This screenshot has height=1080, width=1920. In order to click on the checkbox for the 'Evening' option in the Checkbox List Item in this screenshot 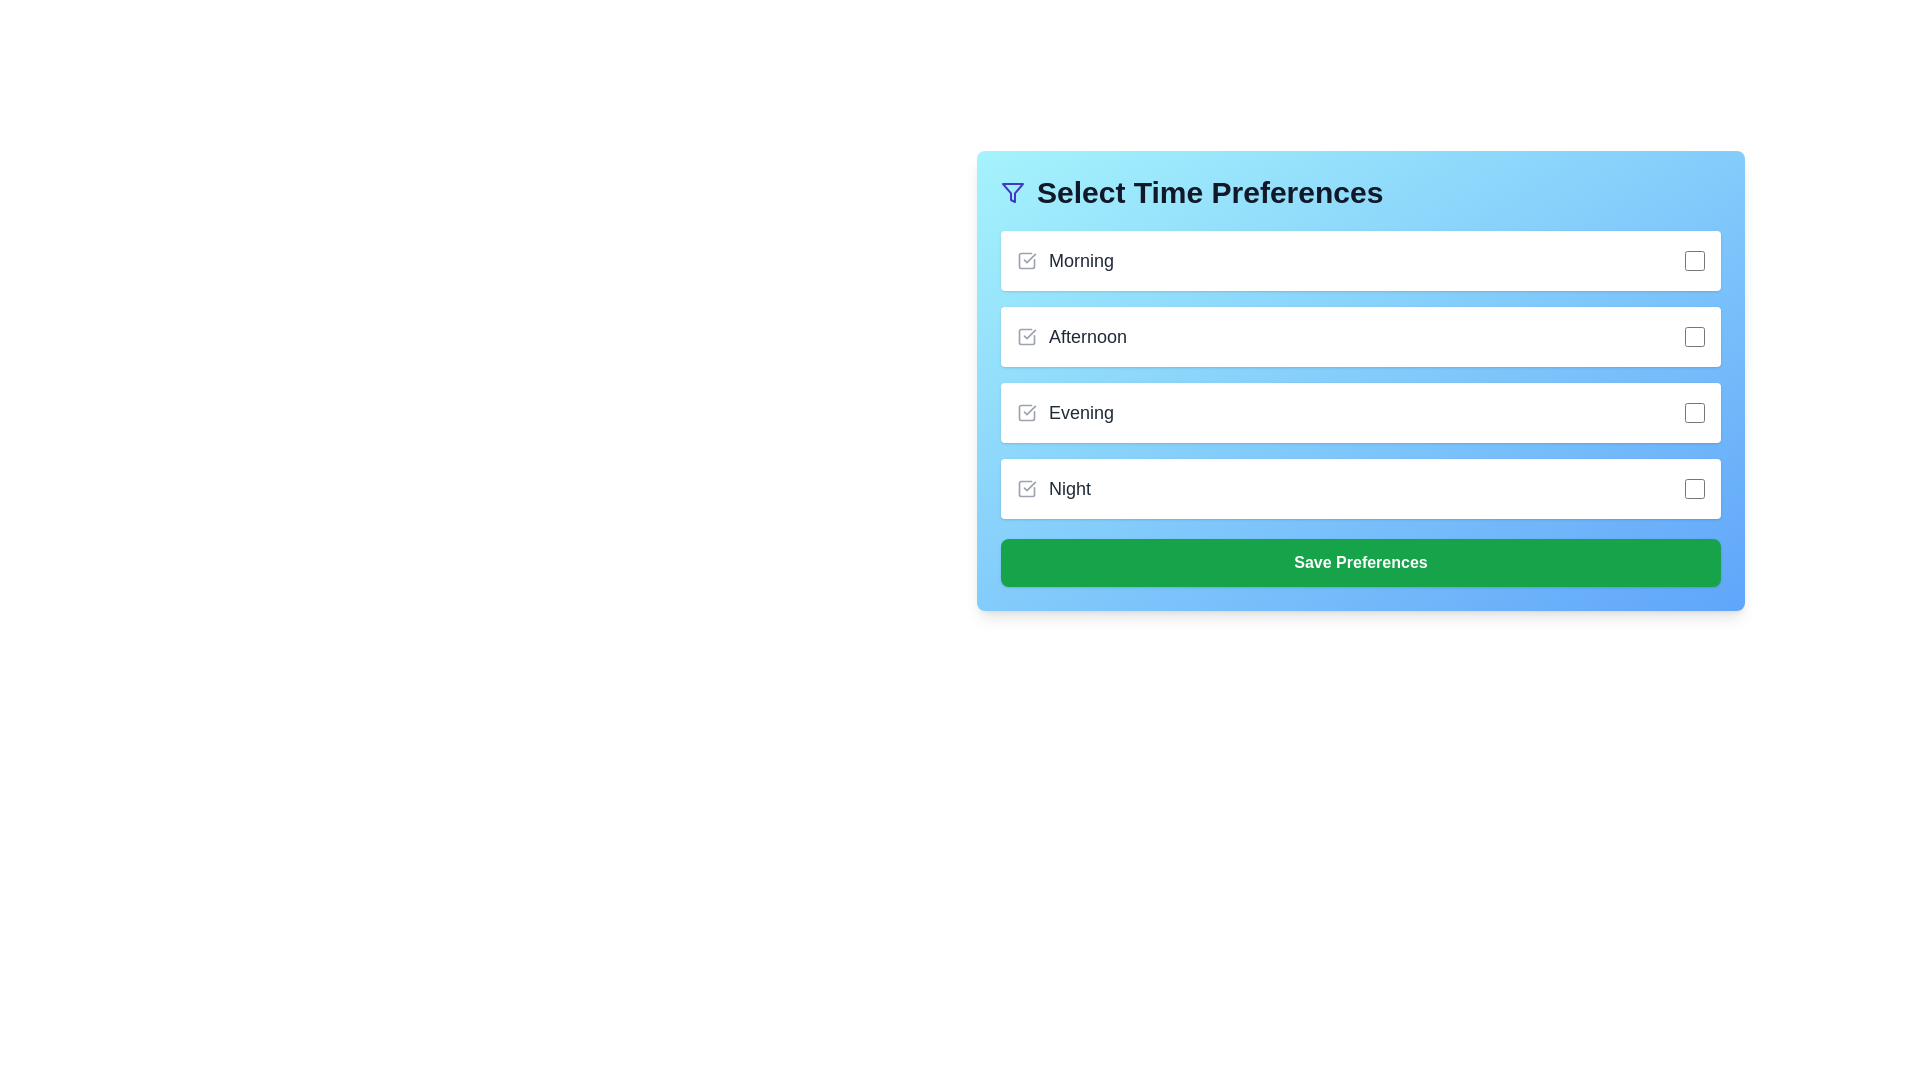, I will do `click(1360, 411)`.